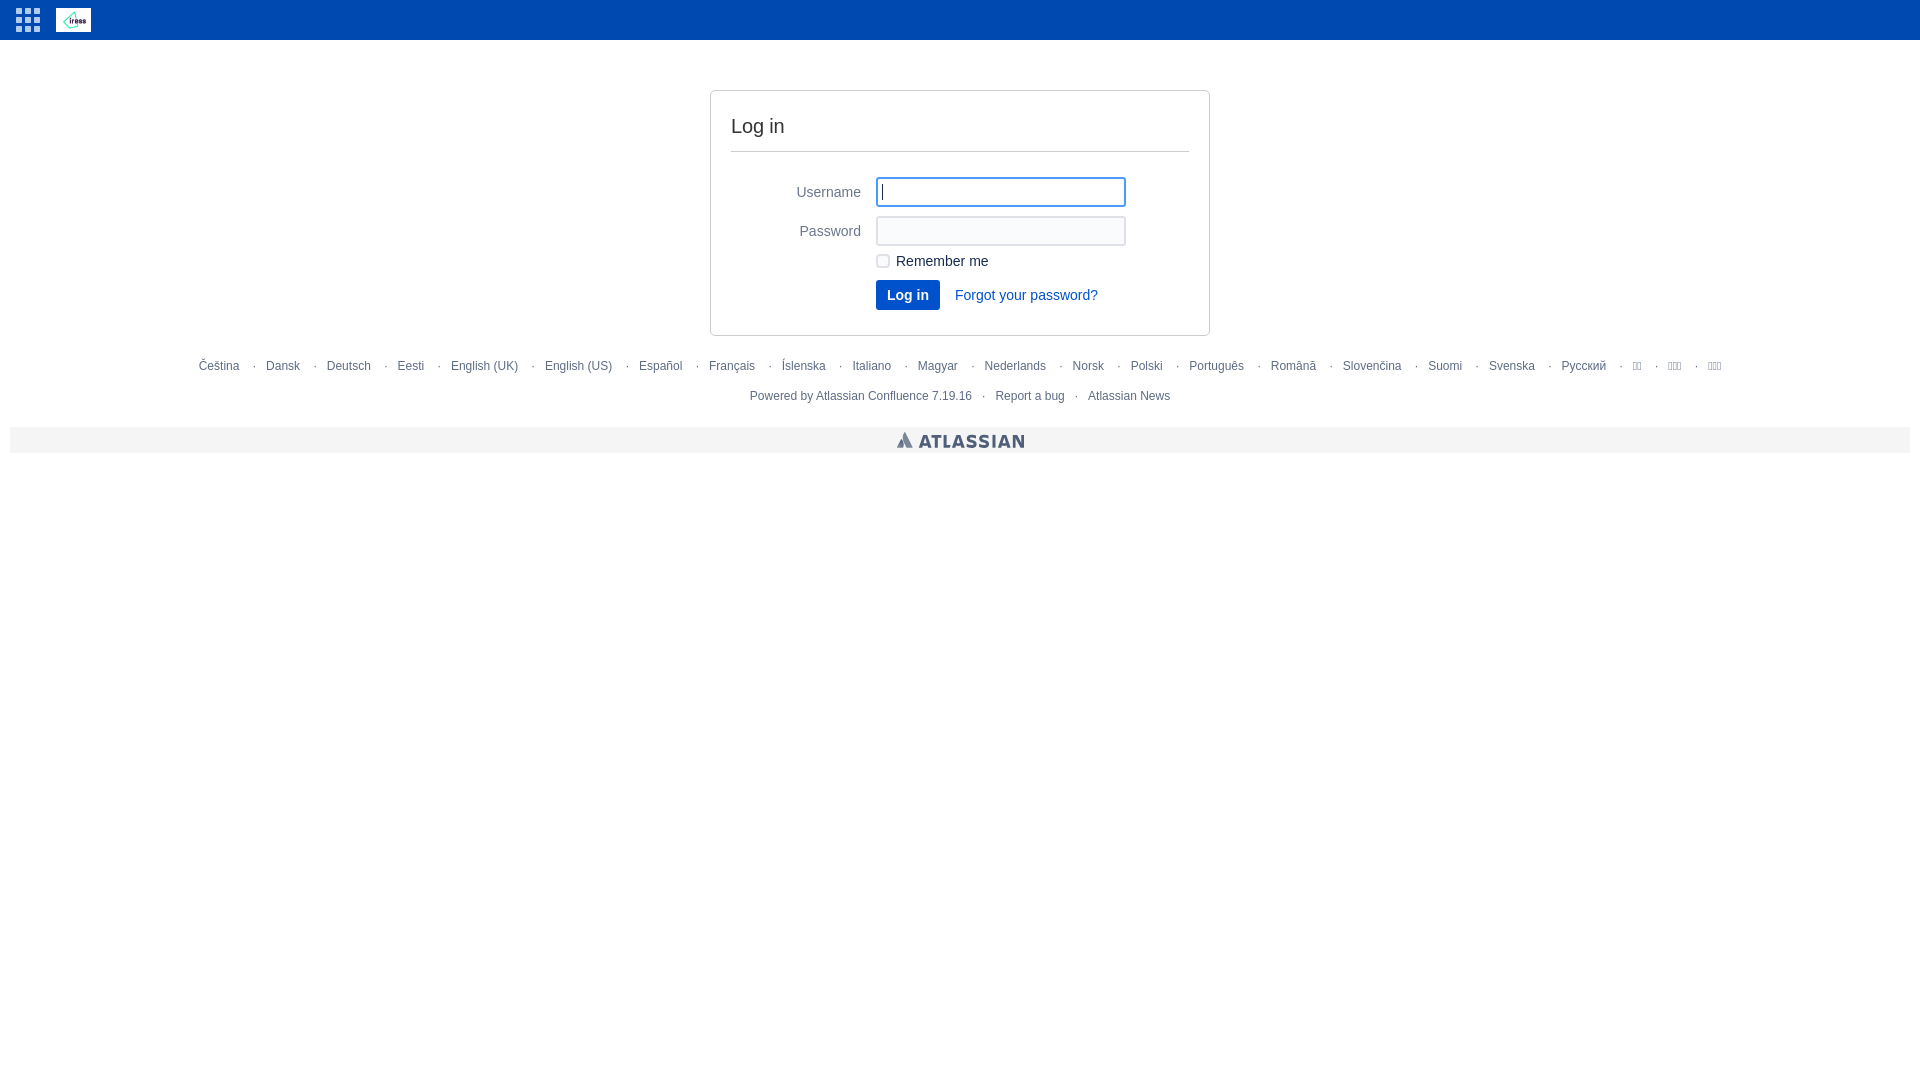 Image resolution: width=1920 pixels, height=1080 pixels. I want to click on 'English (UK)', so click(484, 366).